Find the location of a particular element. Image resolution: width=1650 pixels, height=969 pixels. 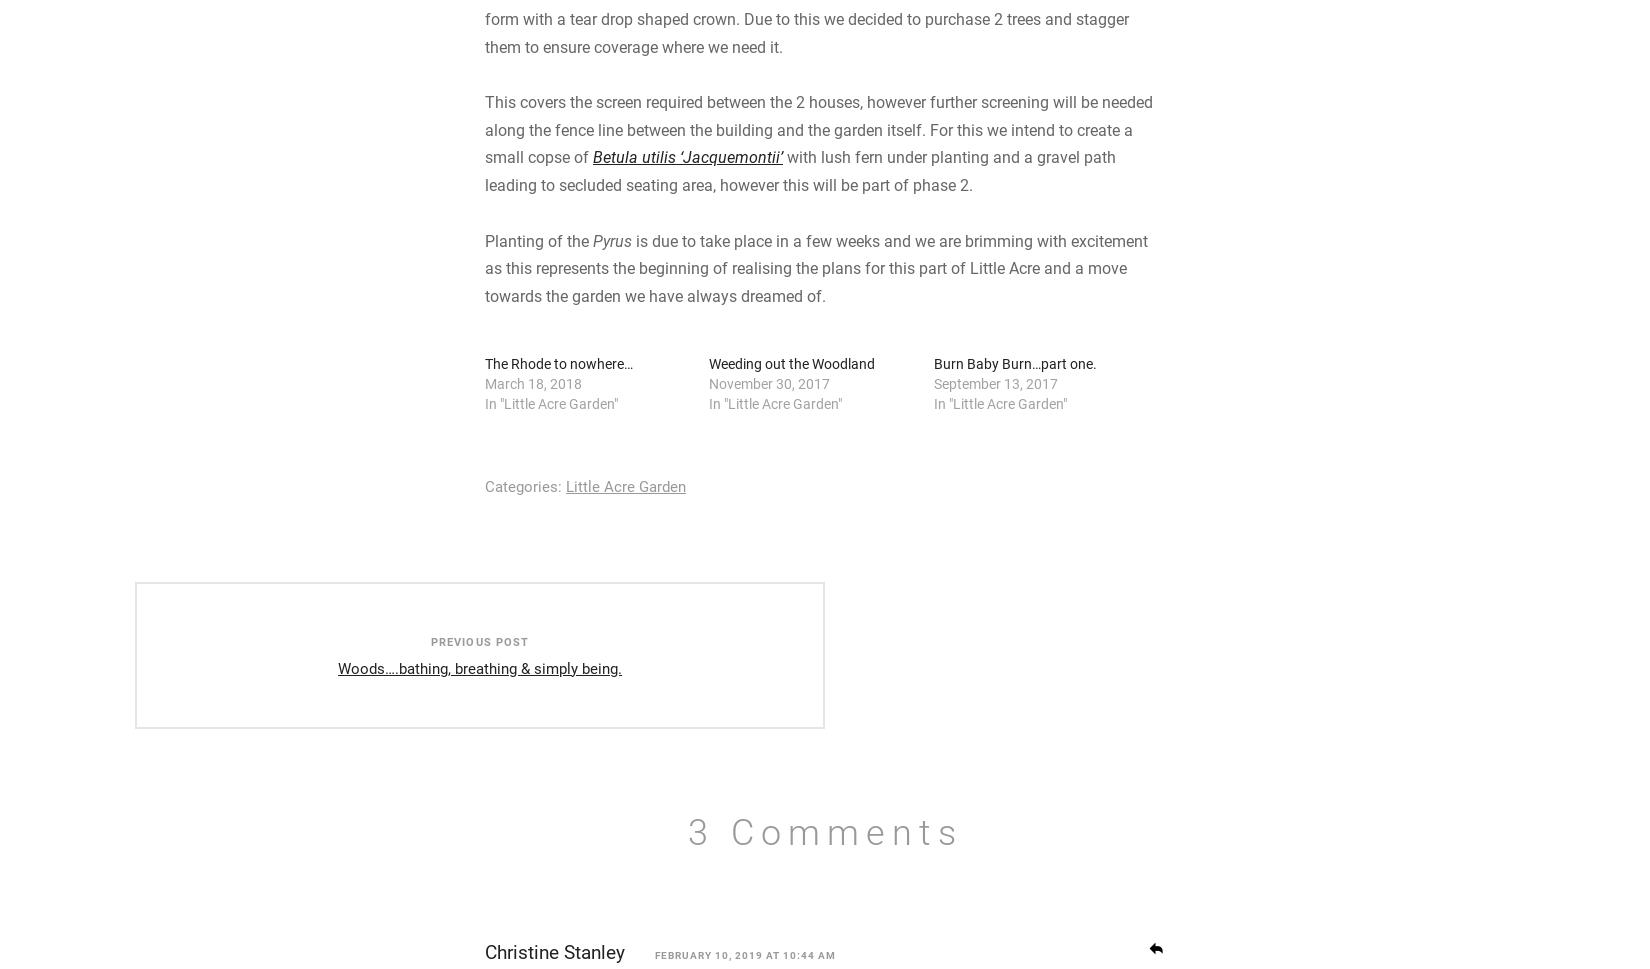

'with lush fern under planting and a gravel path leading to secluded seating area, however this will be part of phase 2.' is located at coordinates (799, 333).